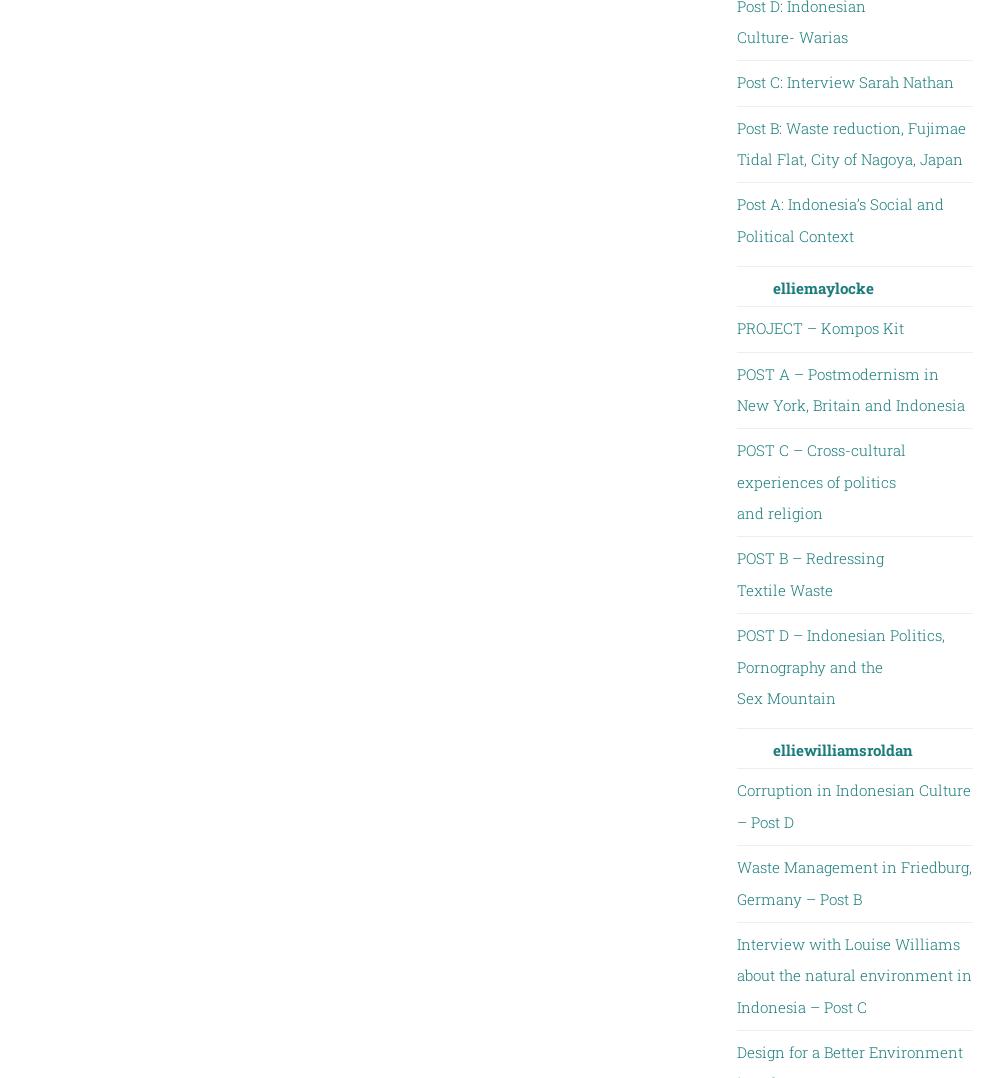 This screenshot has height=1078, width=1000. I want to click on 'PROJECT – Kompos Kit', so click(818, 327).